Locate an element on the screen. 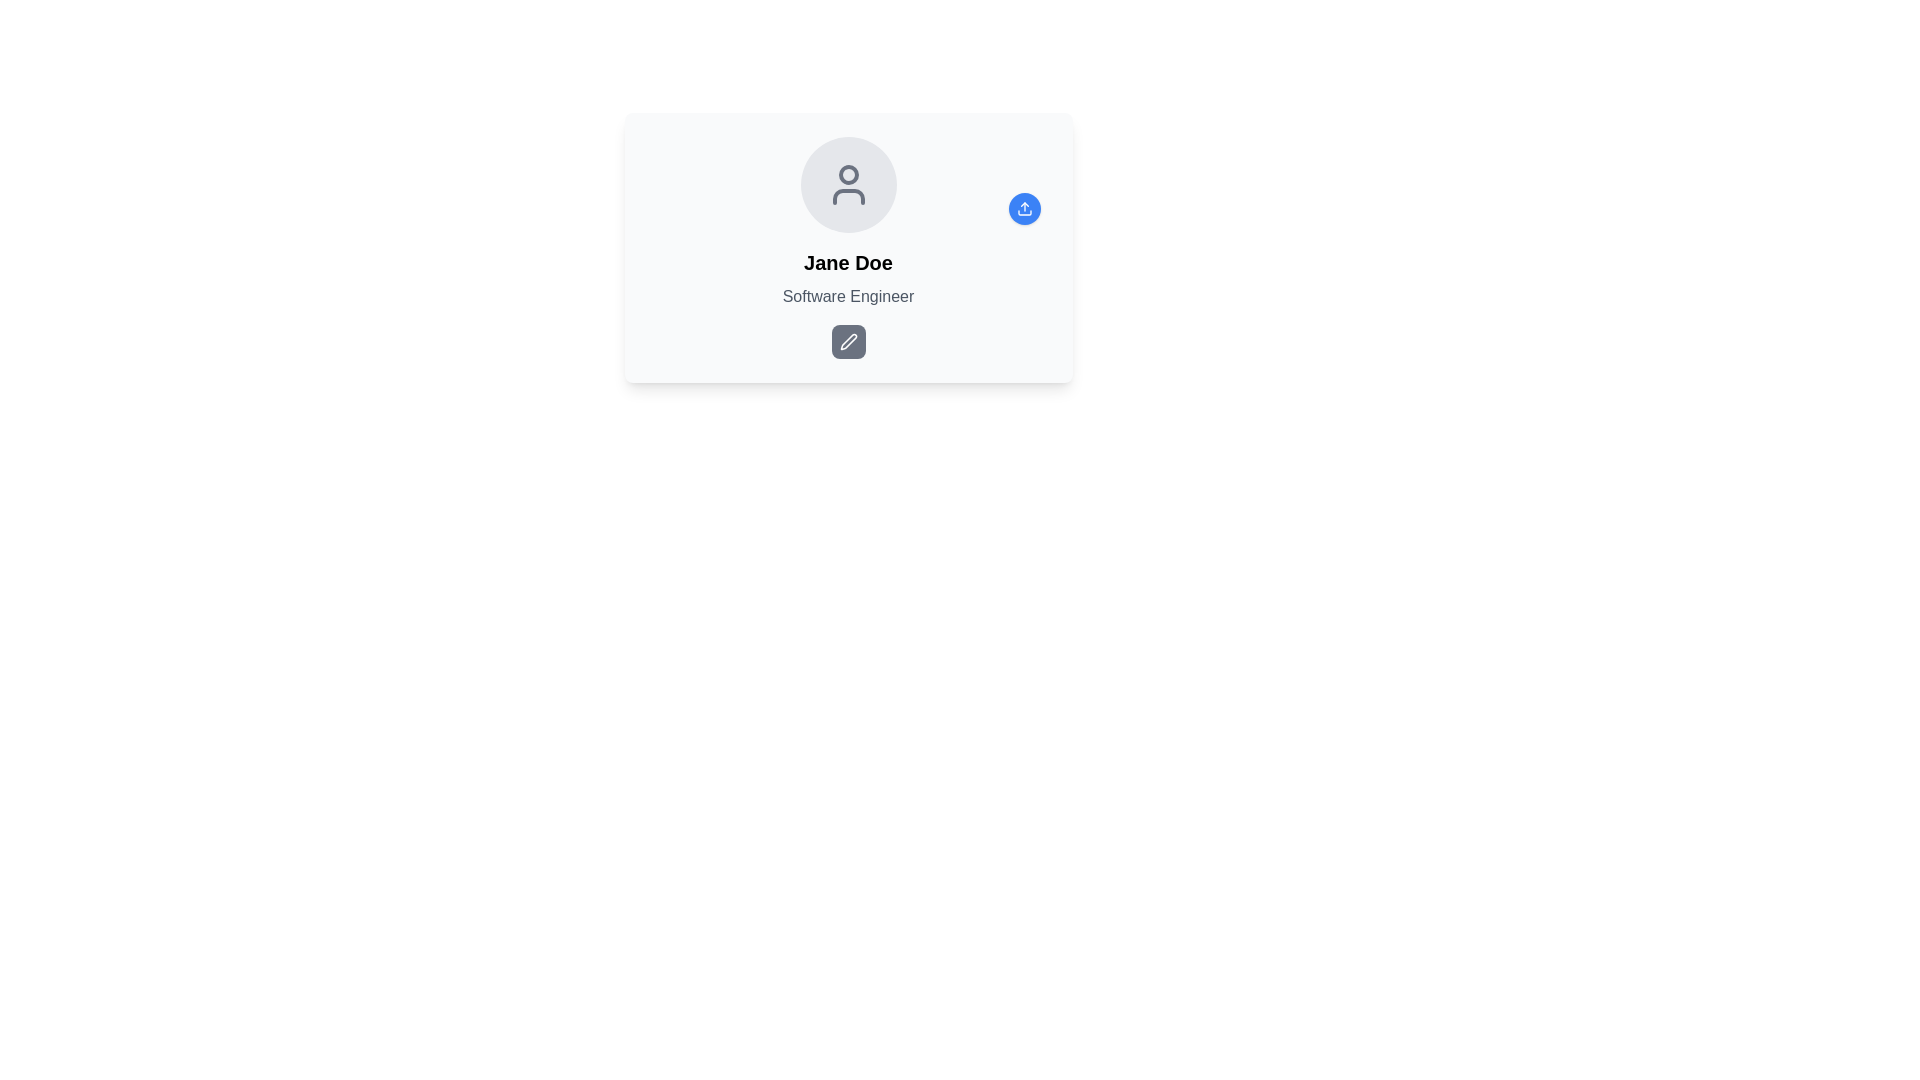 This screenshot has height=1080, width=1920. user's name displayed in the Text Component located within the card layout, positioned below the profile icon and above the position text 'Software Engineer' is located at coordinates (848, 261).